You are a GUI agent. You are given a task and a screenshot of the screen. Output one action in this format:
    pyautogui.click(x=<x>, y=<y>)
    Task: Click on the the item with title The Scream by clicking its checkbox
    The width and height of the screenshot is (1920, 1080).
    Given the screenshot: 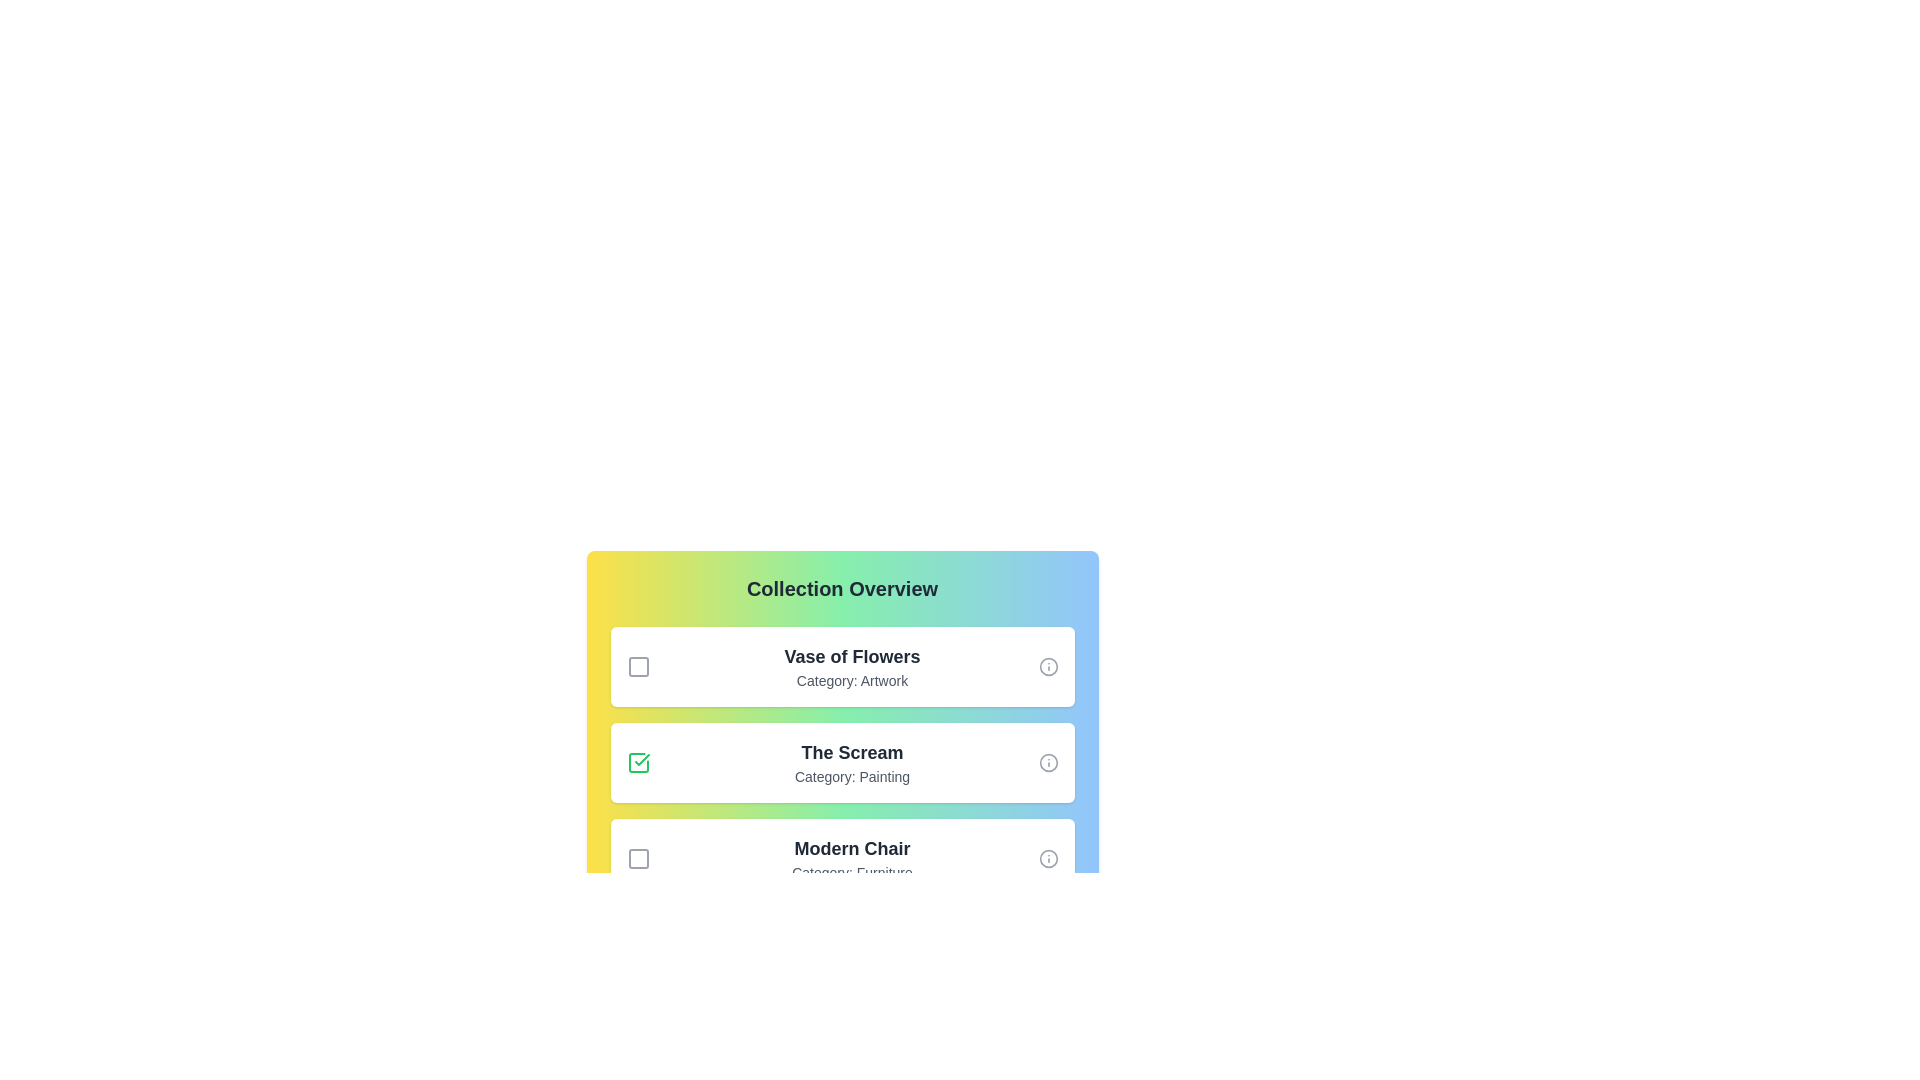 What is the action you would take?
    pyautogui.click(x=637, y=763)
    